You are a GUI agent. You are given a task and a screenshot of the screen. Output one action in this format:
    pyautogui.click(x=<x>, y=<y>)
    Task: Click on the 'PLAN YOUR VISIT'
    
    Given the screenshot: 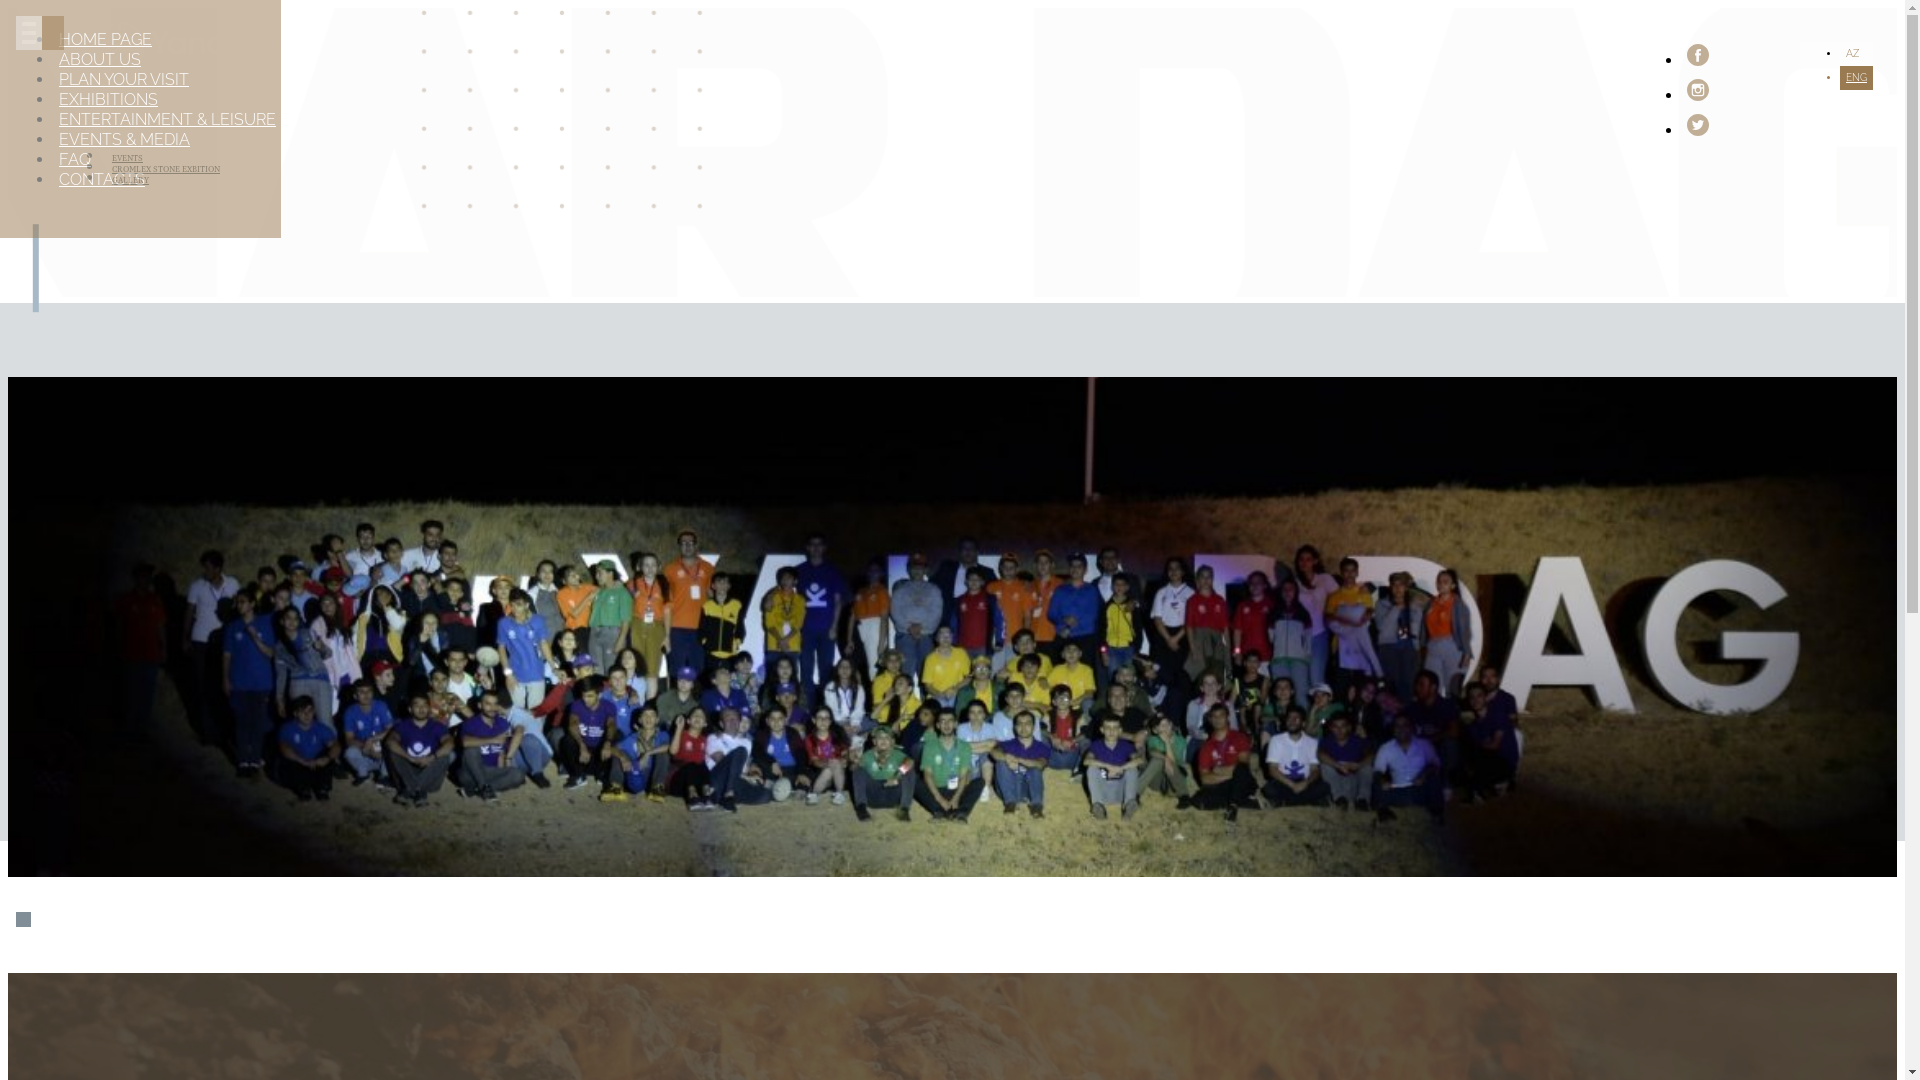 What is the action you would take?
    pyautogui.click(x=123, y=78)
    